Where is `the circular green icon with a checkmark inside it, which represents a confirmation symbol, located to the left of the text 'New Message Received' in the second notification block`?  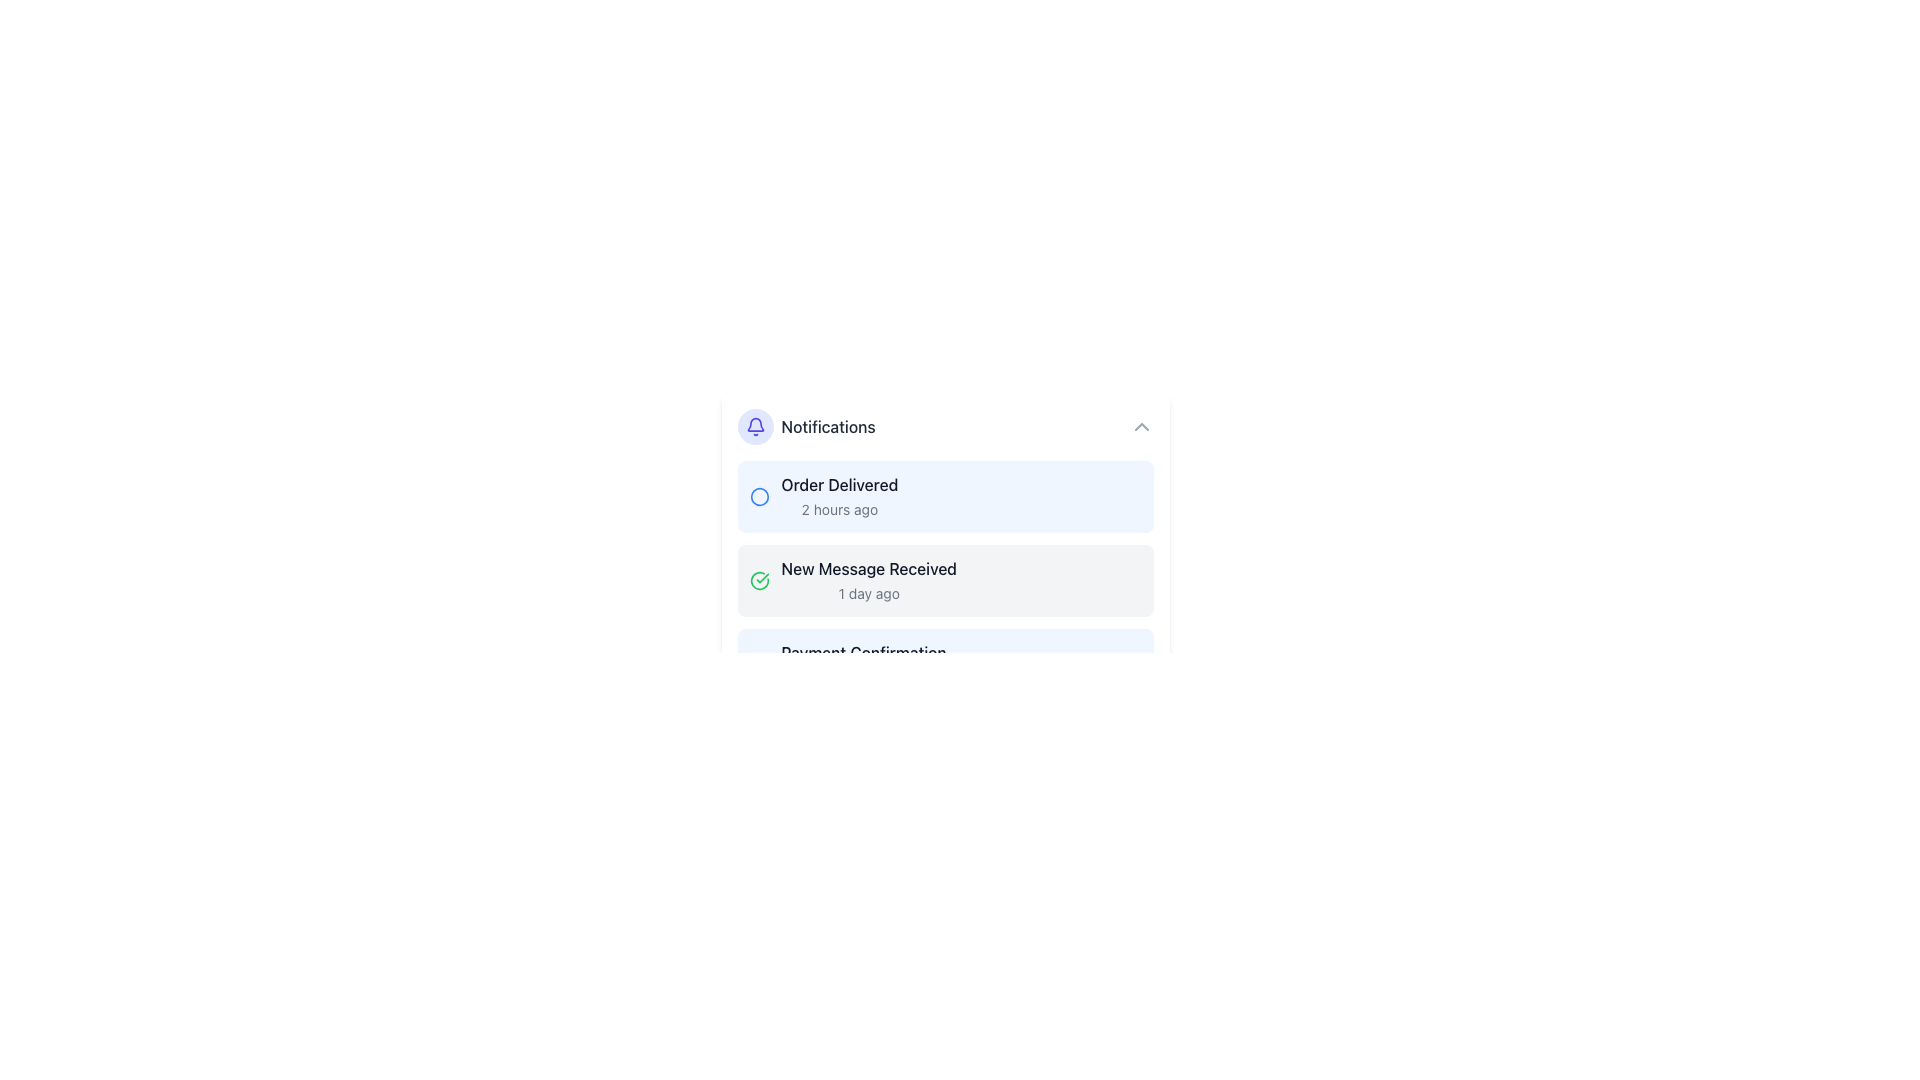 the circular green icon with a checkmark inside it, which represents a confirmation symbol, located to the left of the text 'New Message Received' in the second notification block is located at coordinates (758, 581).